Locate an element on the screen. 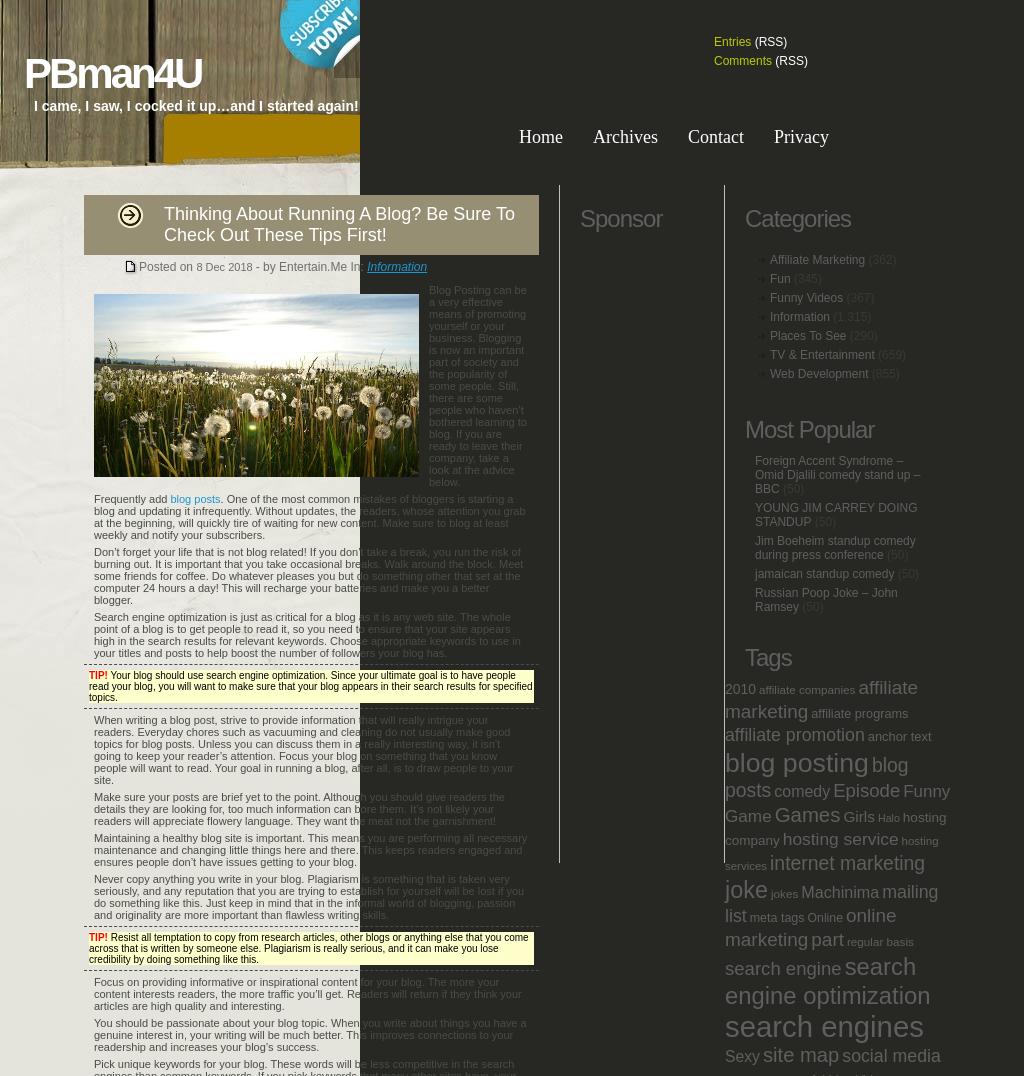  'affiliate companies' is located at coordinates (806, 689).